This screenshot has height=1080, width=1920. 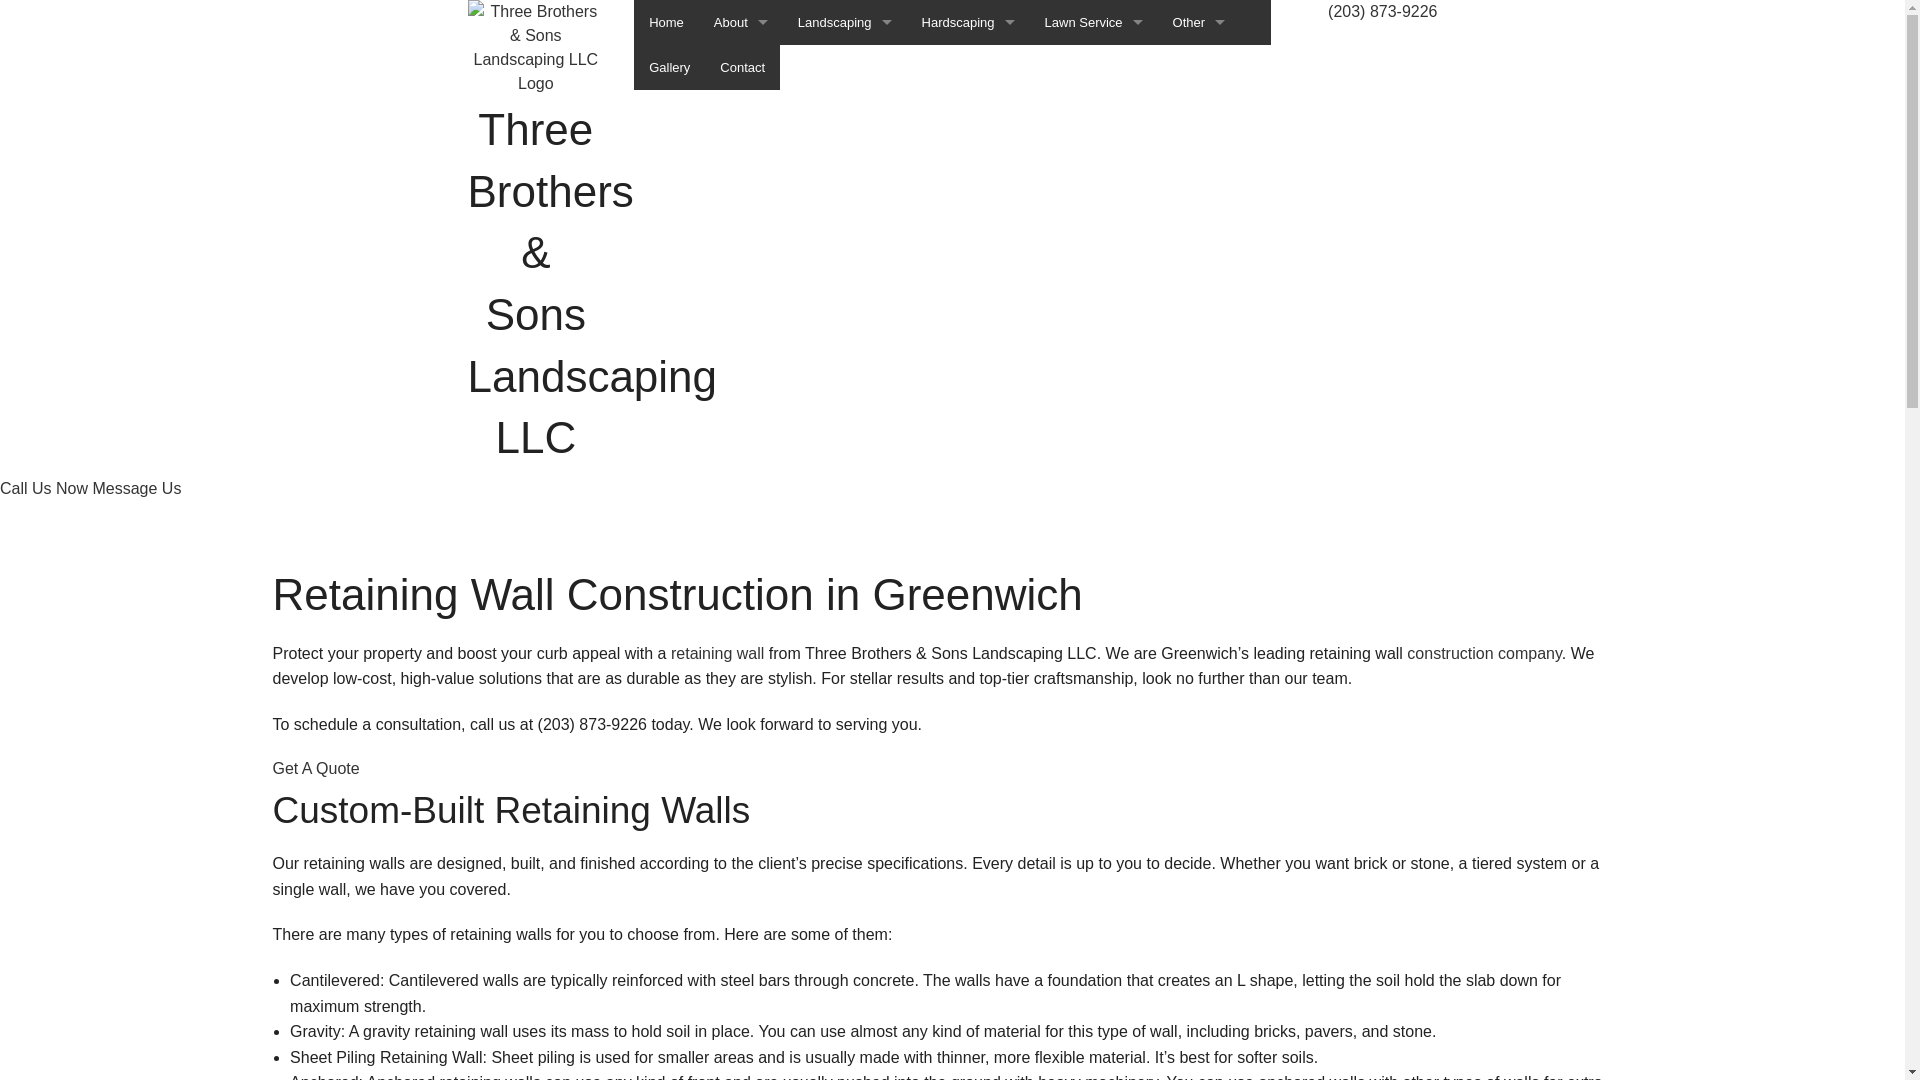 What do you see at coordinates (46, 488) in the screenshot?
I see `'Call Us Now'` at bounding box center [46, 488].